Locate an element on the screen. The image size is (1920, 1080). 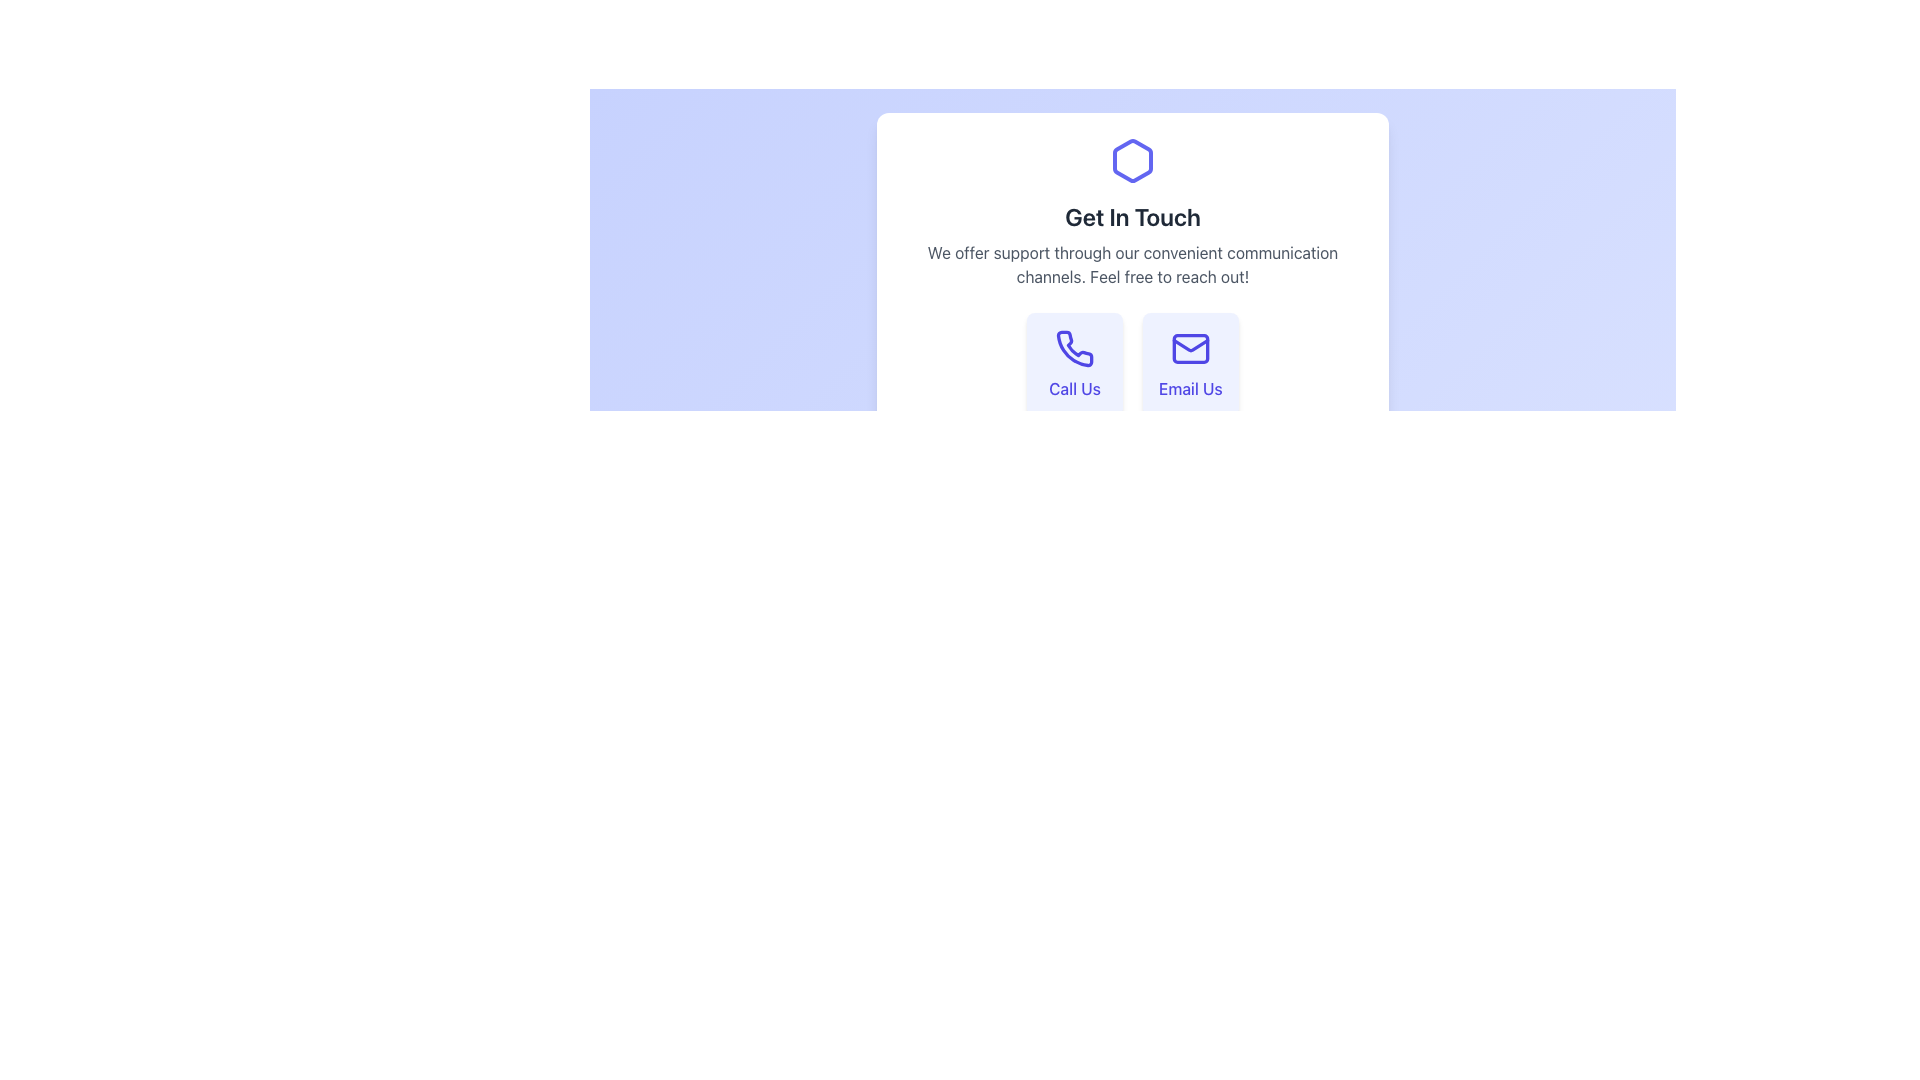
text label located below the indigo phone icon that indicates the purpose of the 'Call Us' action is located at coordinates (1074, 389).